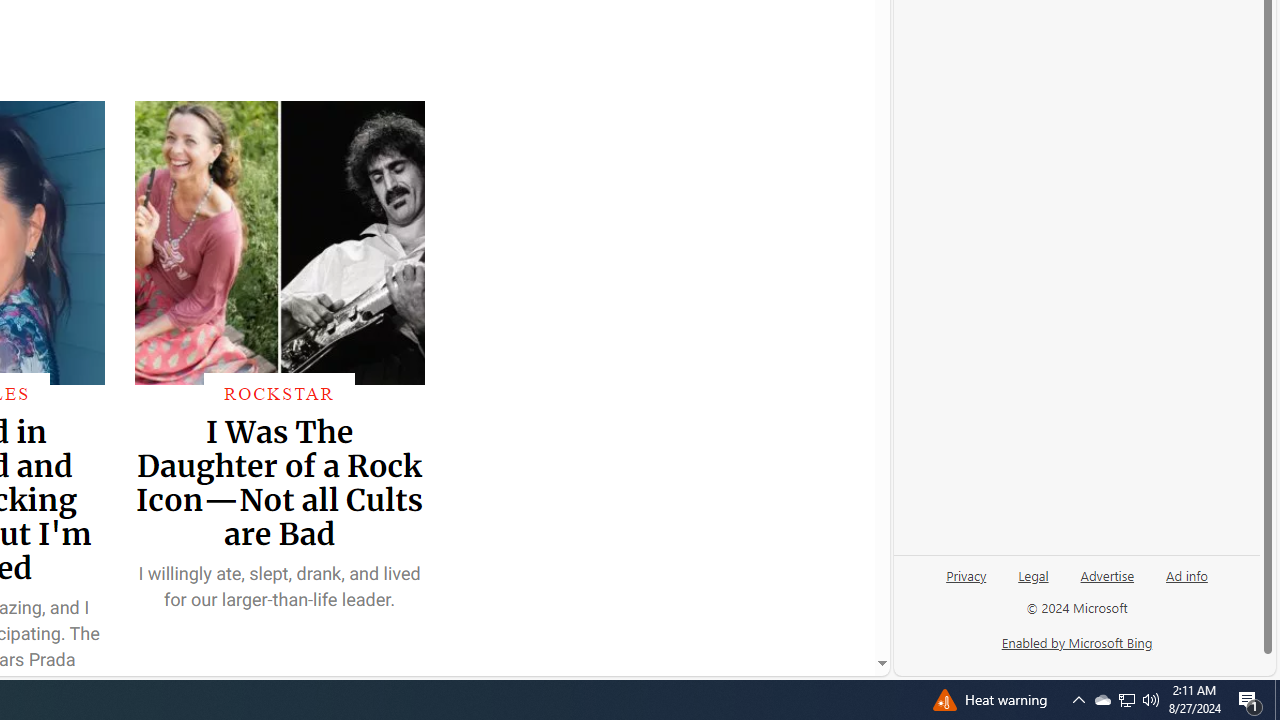 The width and height of the screenshot is (1280, 720). Describe the element at coordinates (1106, 583) in the screenshot. I see `'Advertise'` at that location.